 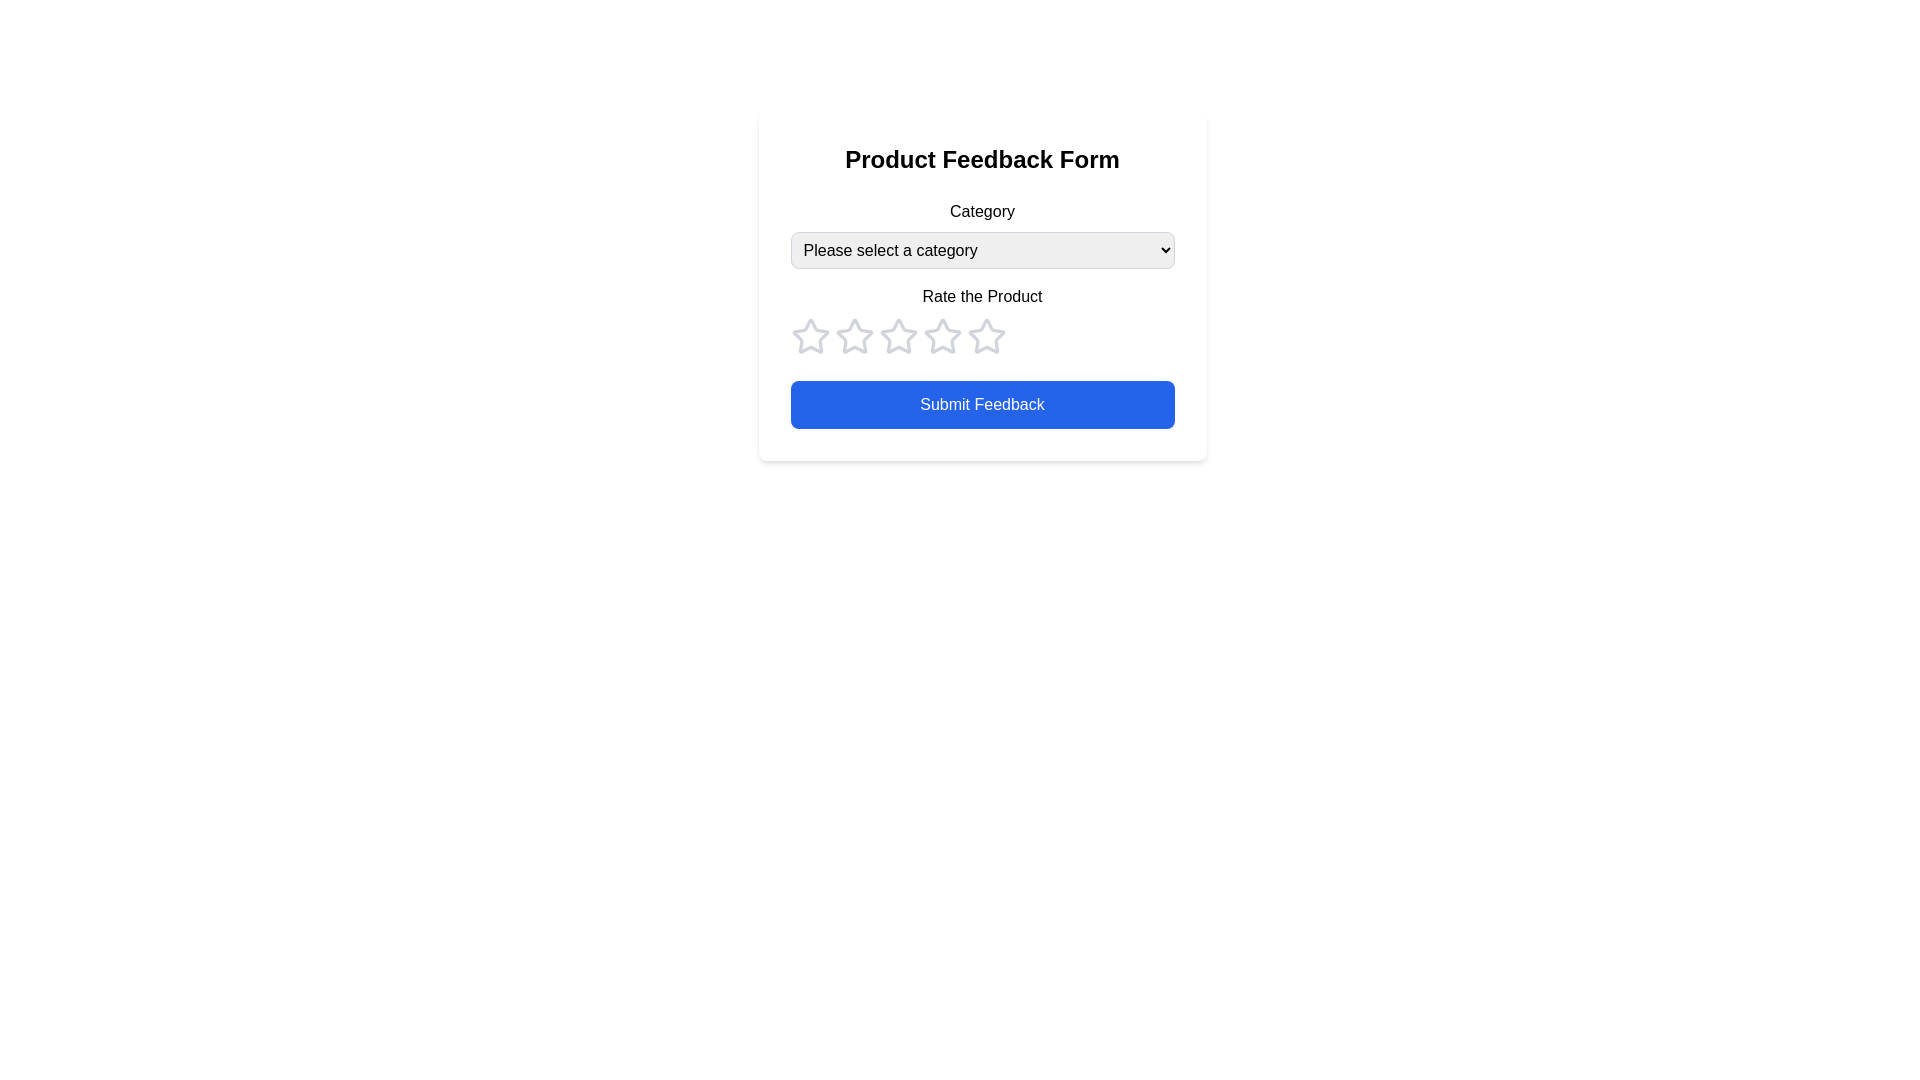 I want to click on the fourth star icon in the rating system below the 'Rate the Product' label in the feedback form interface, so click(x=986, y=335).